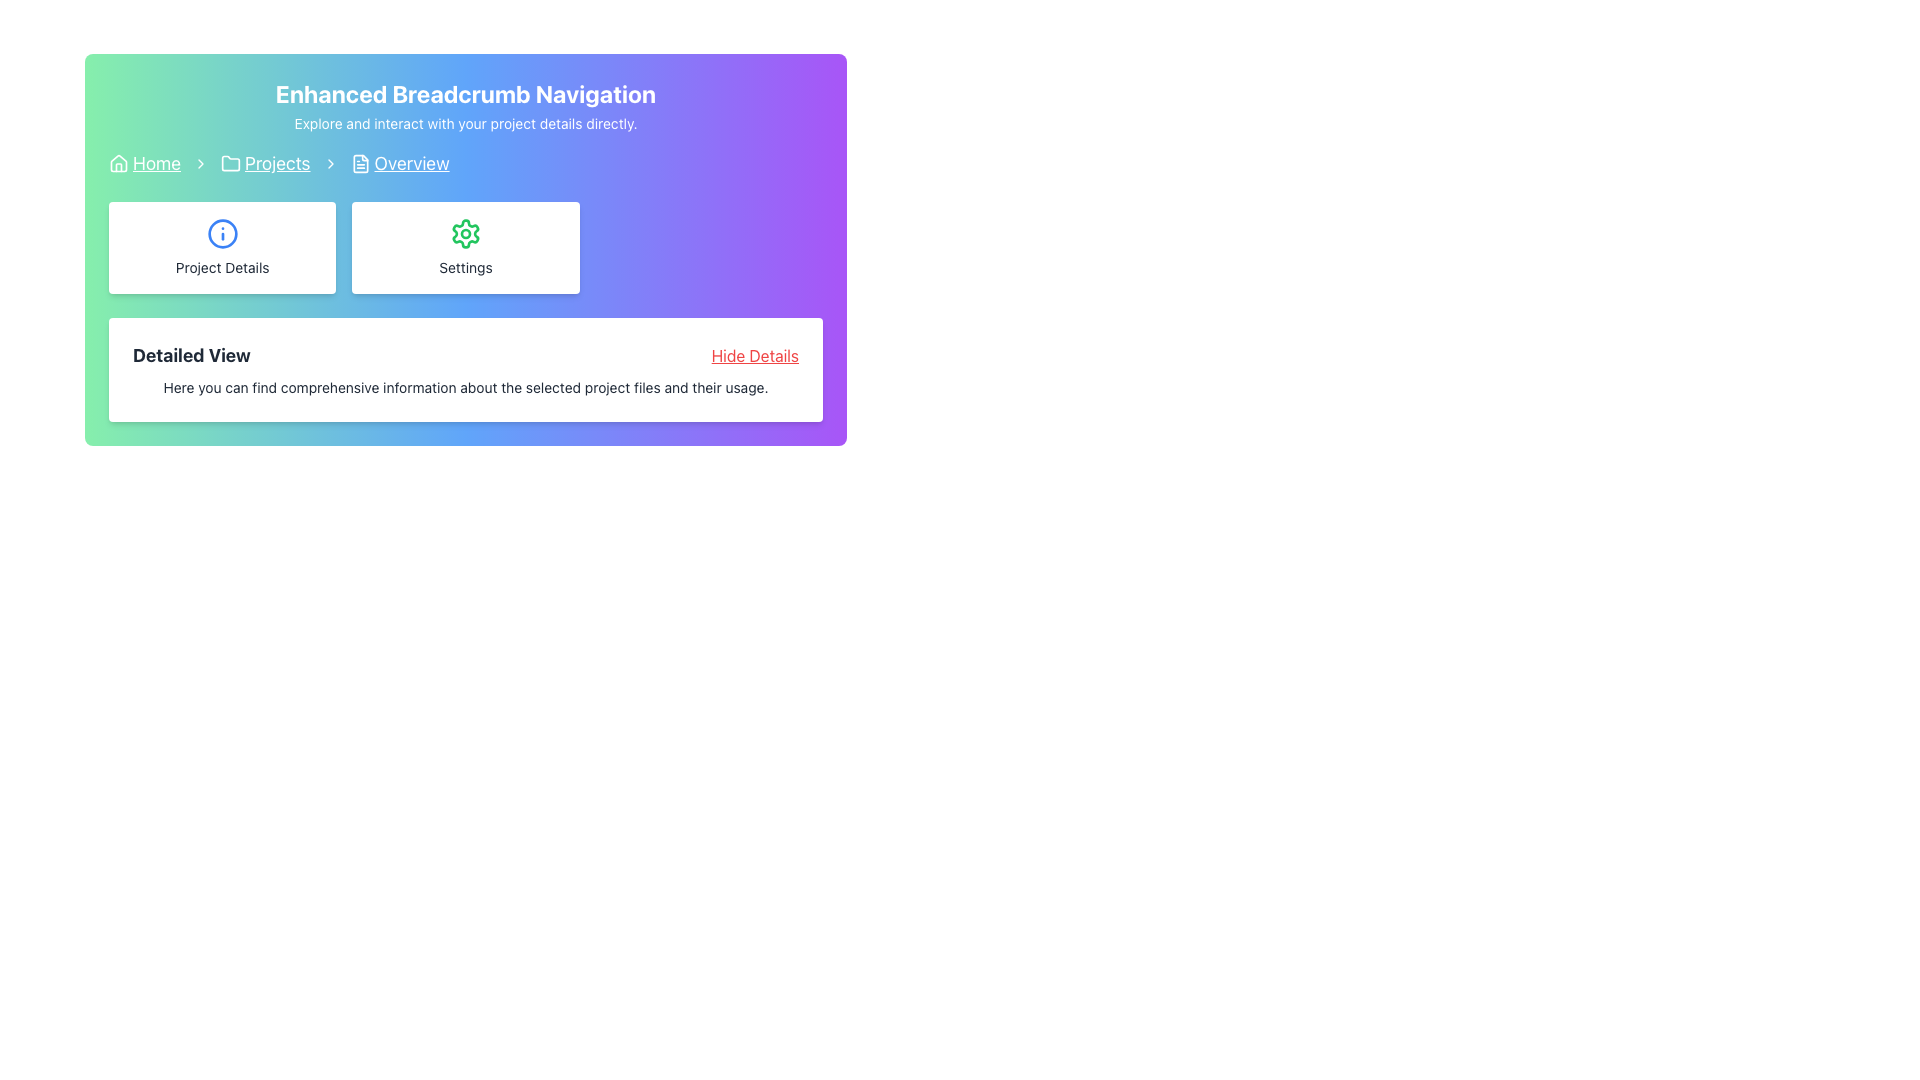 The width and height of the screenshot is (1920, 1080). Describe the element at coordinates (411, 163) in the screenshot. I see `the fourth hyperlink in the breadcrumb navigation bar, which follows the 'Projects' link and document icon` at that location.